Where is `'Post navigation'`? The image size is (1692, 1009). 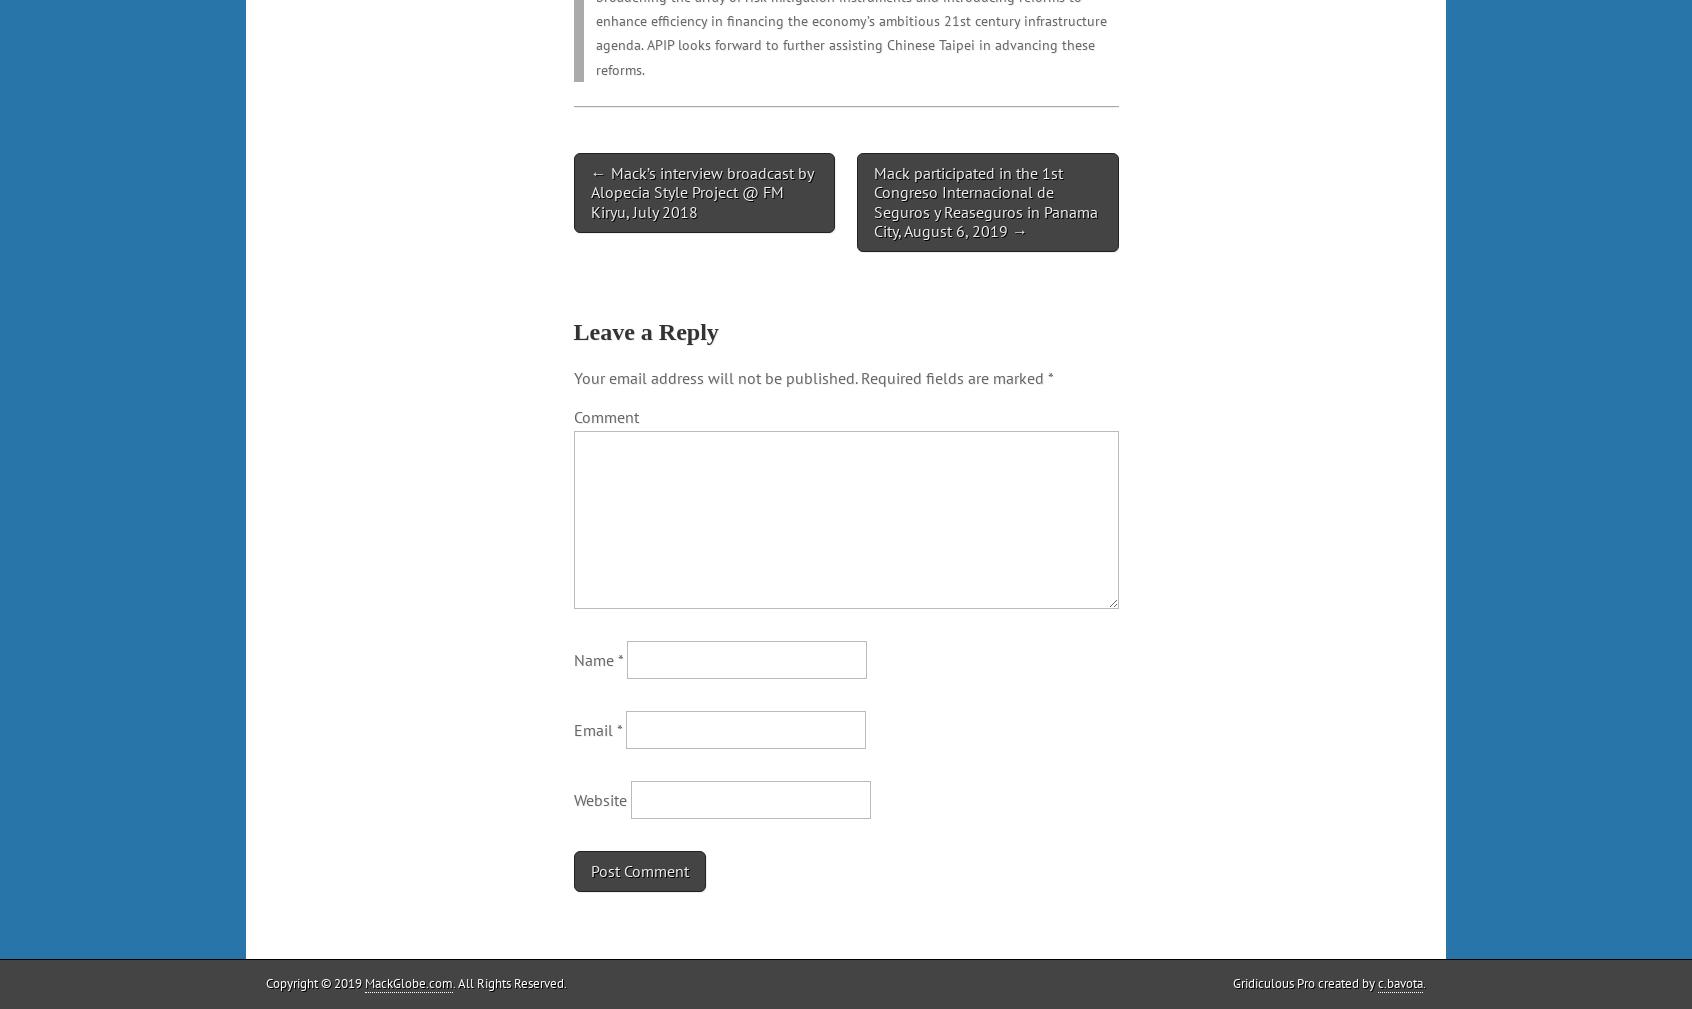 'Post navigation' is located at coordinates (572, 170).